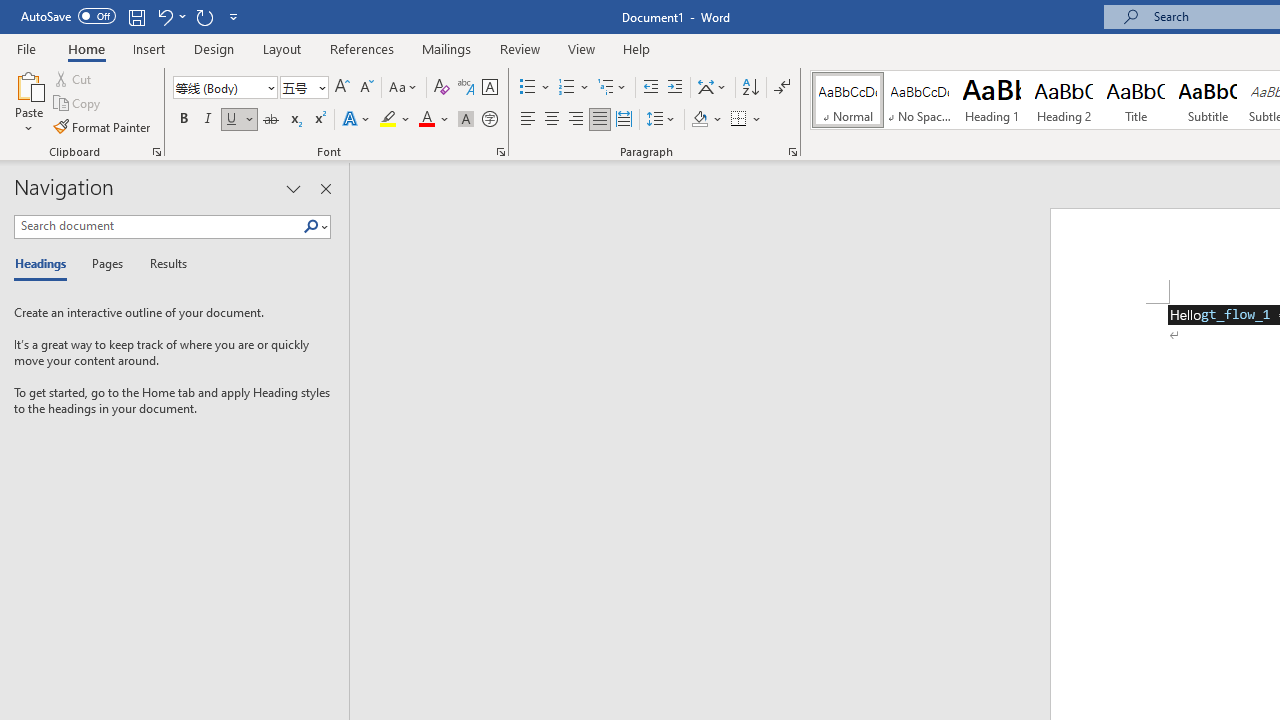 The image size is (1280, 720). What do you see at coordinates (342, 86) in the screenshot?
I see `'Grow Font'` at bounding box center [342, 86].